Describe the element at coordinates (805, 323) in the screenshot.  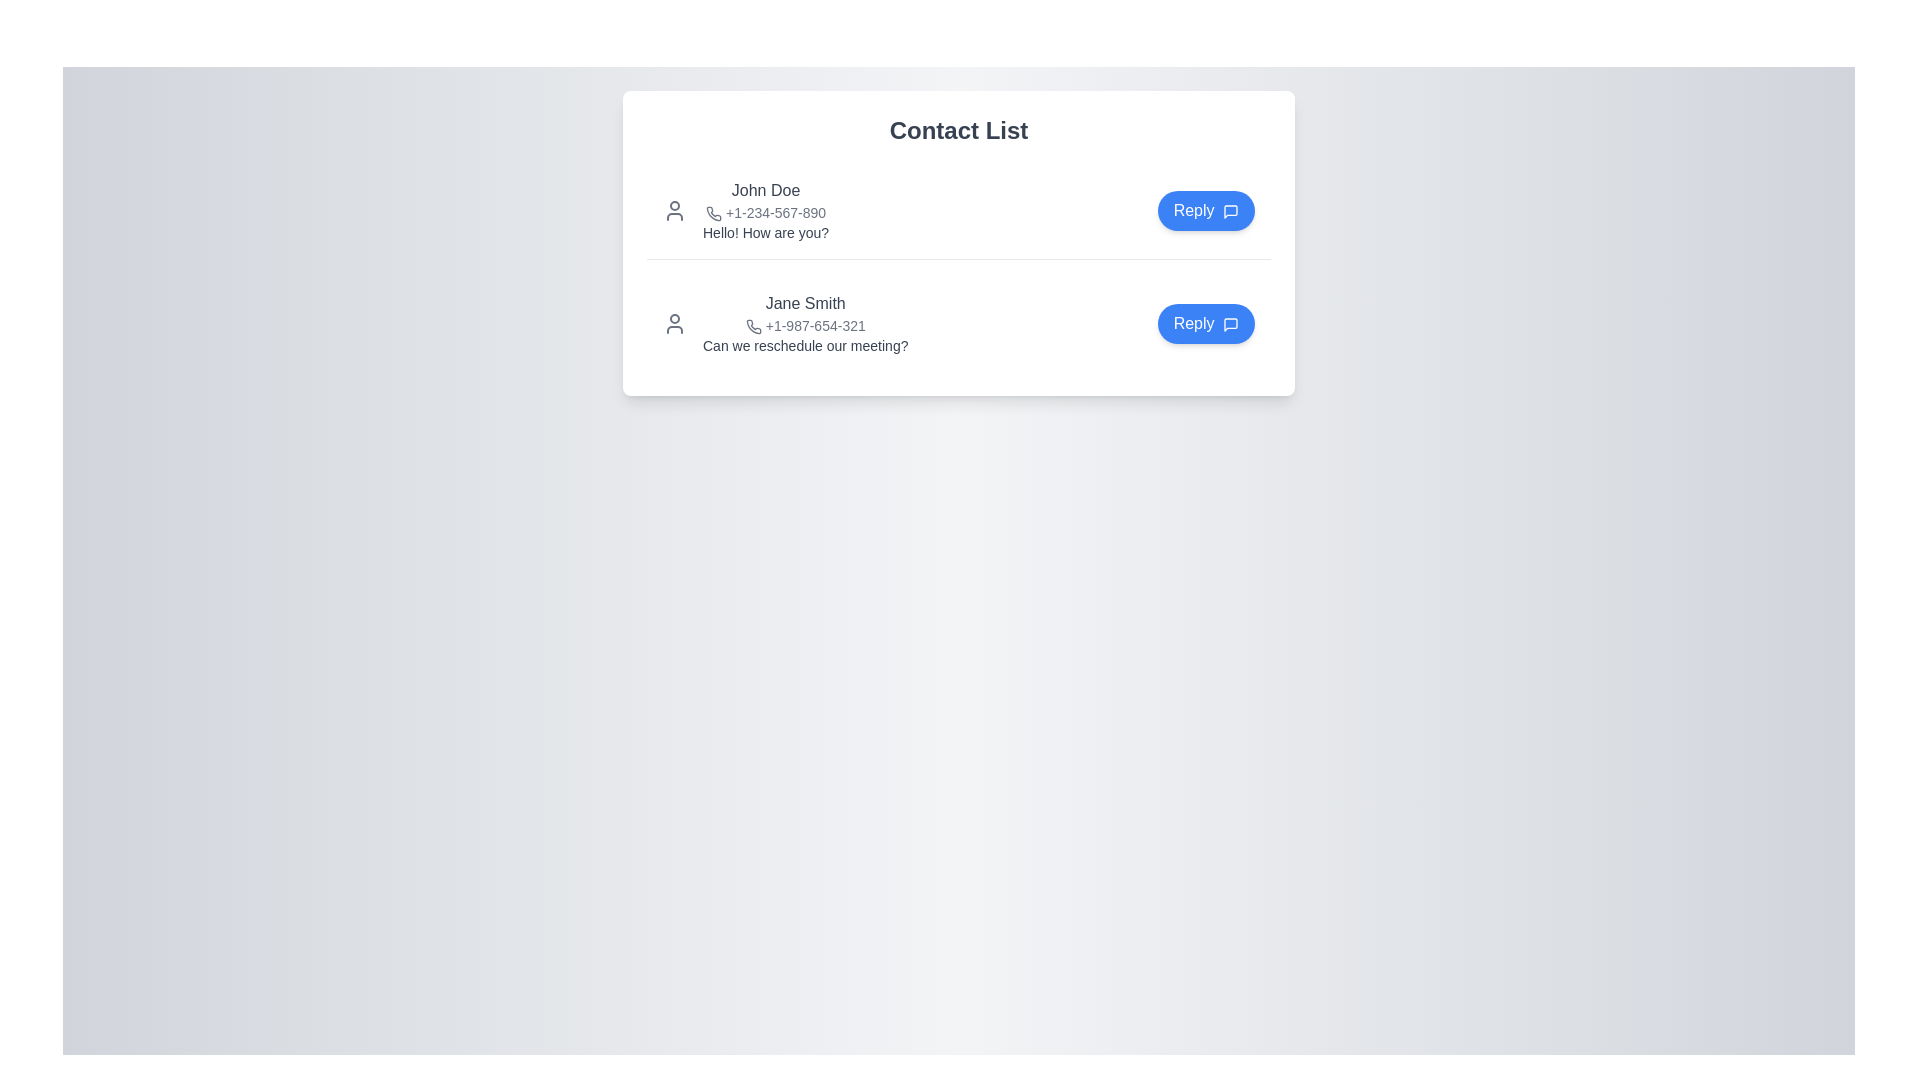
I see `the contact entry for 'Jane Smith', which is the second contact` at that location.